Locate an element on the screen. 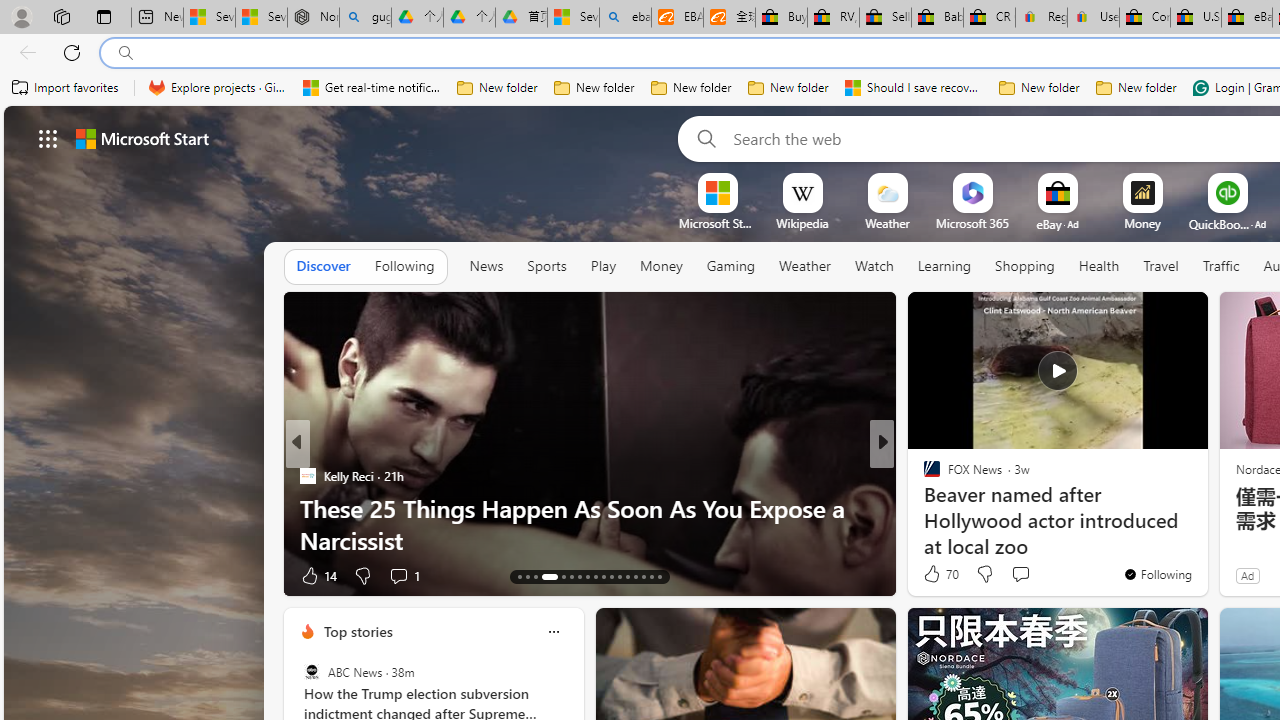  '315 Like' is located at coordinates (935, 575).